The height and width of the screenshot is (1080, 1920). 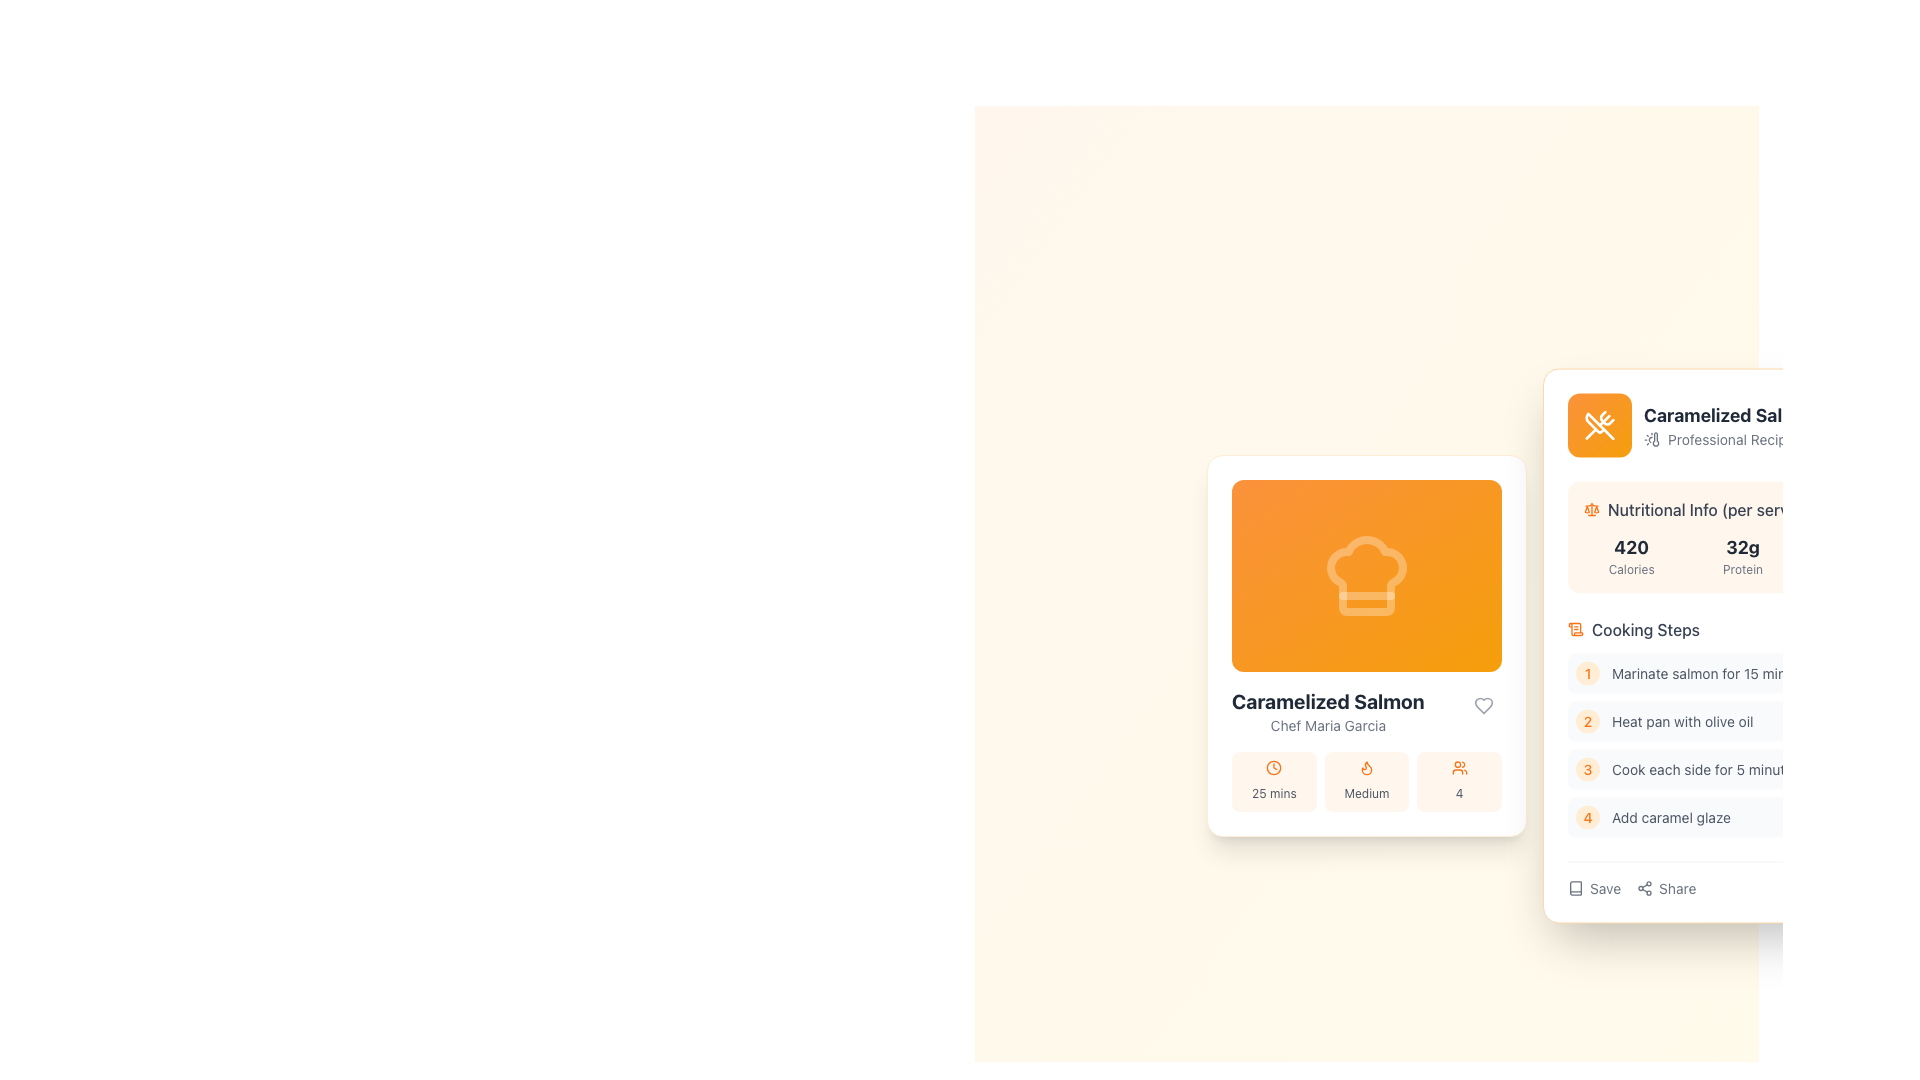 What do you see at coordinates (1712, 673) in the screenshot?
I see `the first cooking step text label, which is positioned immediately to the right of the circular numeric indicator with '1' in the recipe card's cooking steps list` at bounding box center [1712, 673].